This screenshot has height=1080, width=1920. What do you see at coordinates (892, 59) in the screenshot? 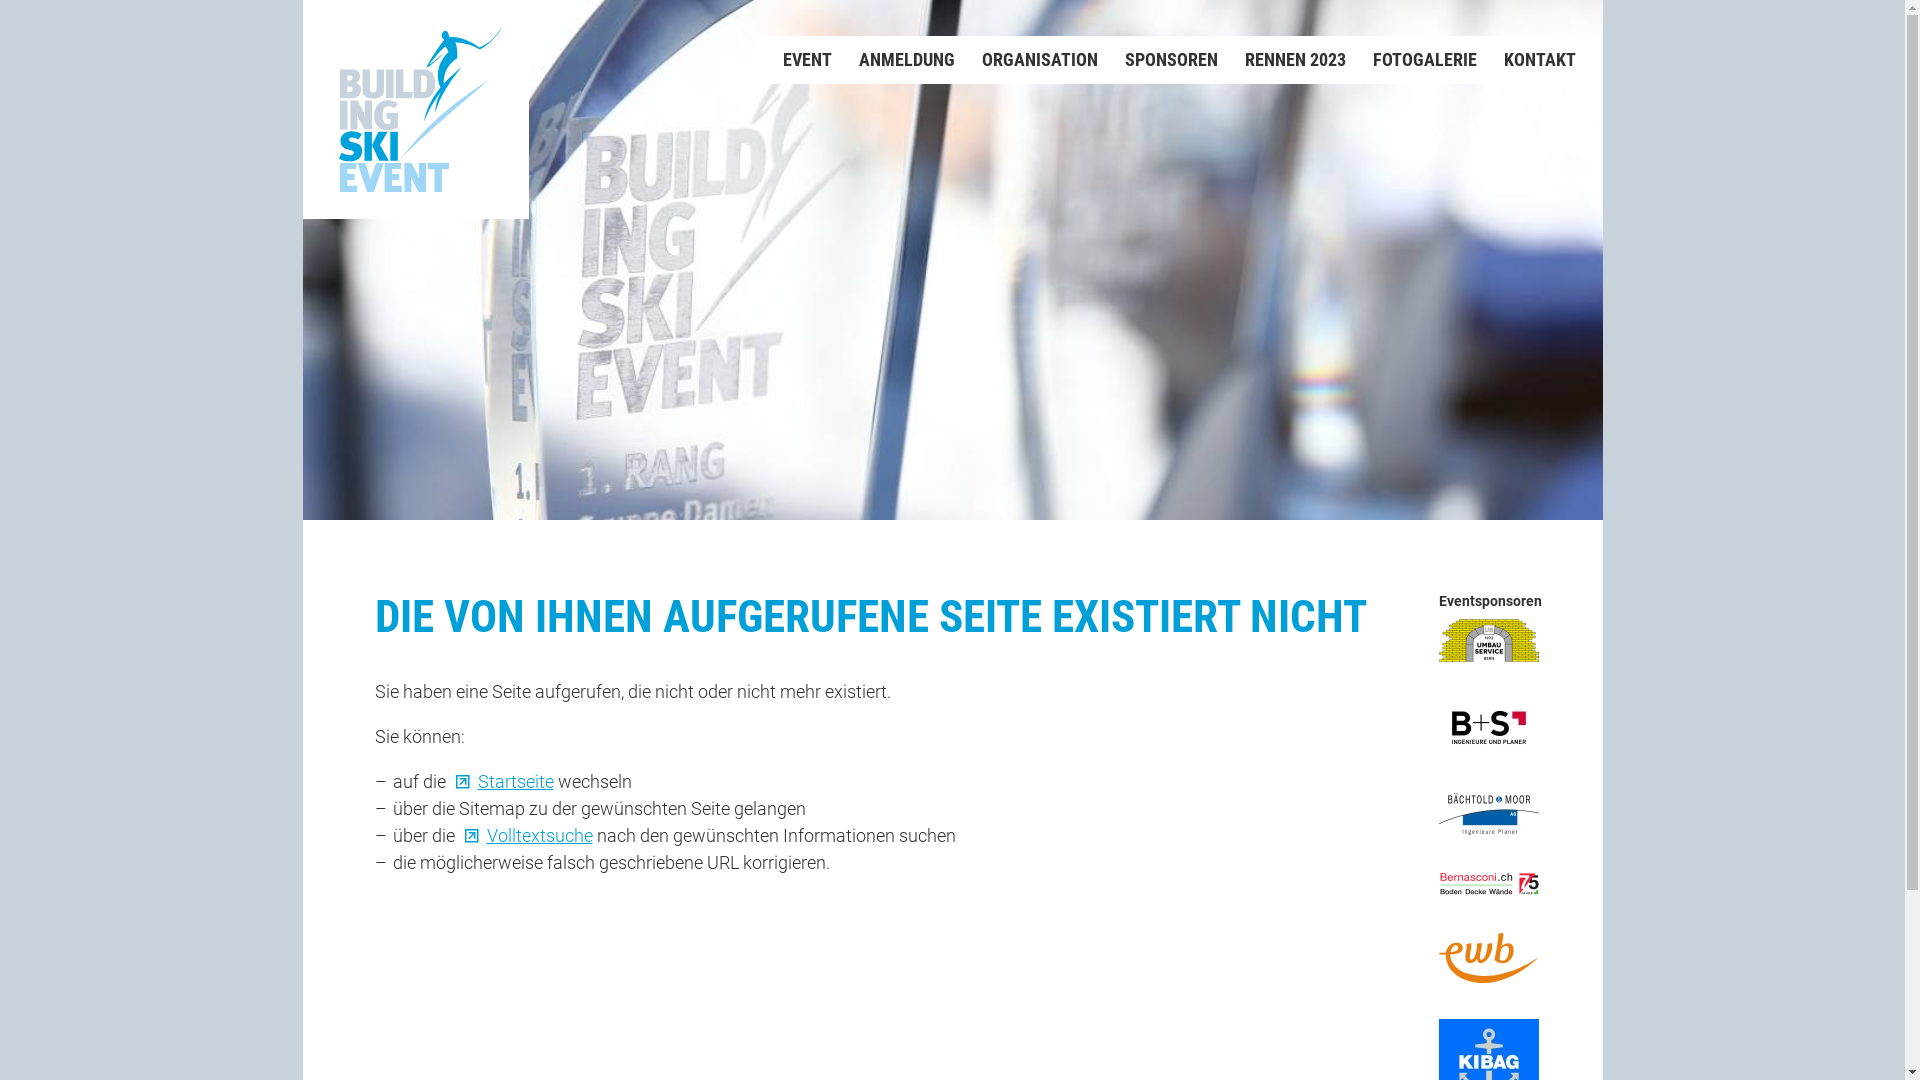
I see `'ANMELDUNG'` at bounding box center [892, 59].